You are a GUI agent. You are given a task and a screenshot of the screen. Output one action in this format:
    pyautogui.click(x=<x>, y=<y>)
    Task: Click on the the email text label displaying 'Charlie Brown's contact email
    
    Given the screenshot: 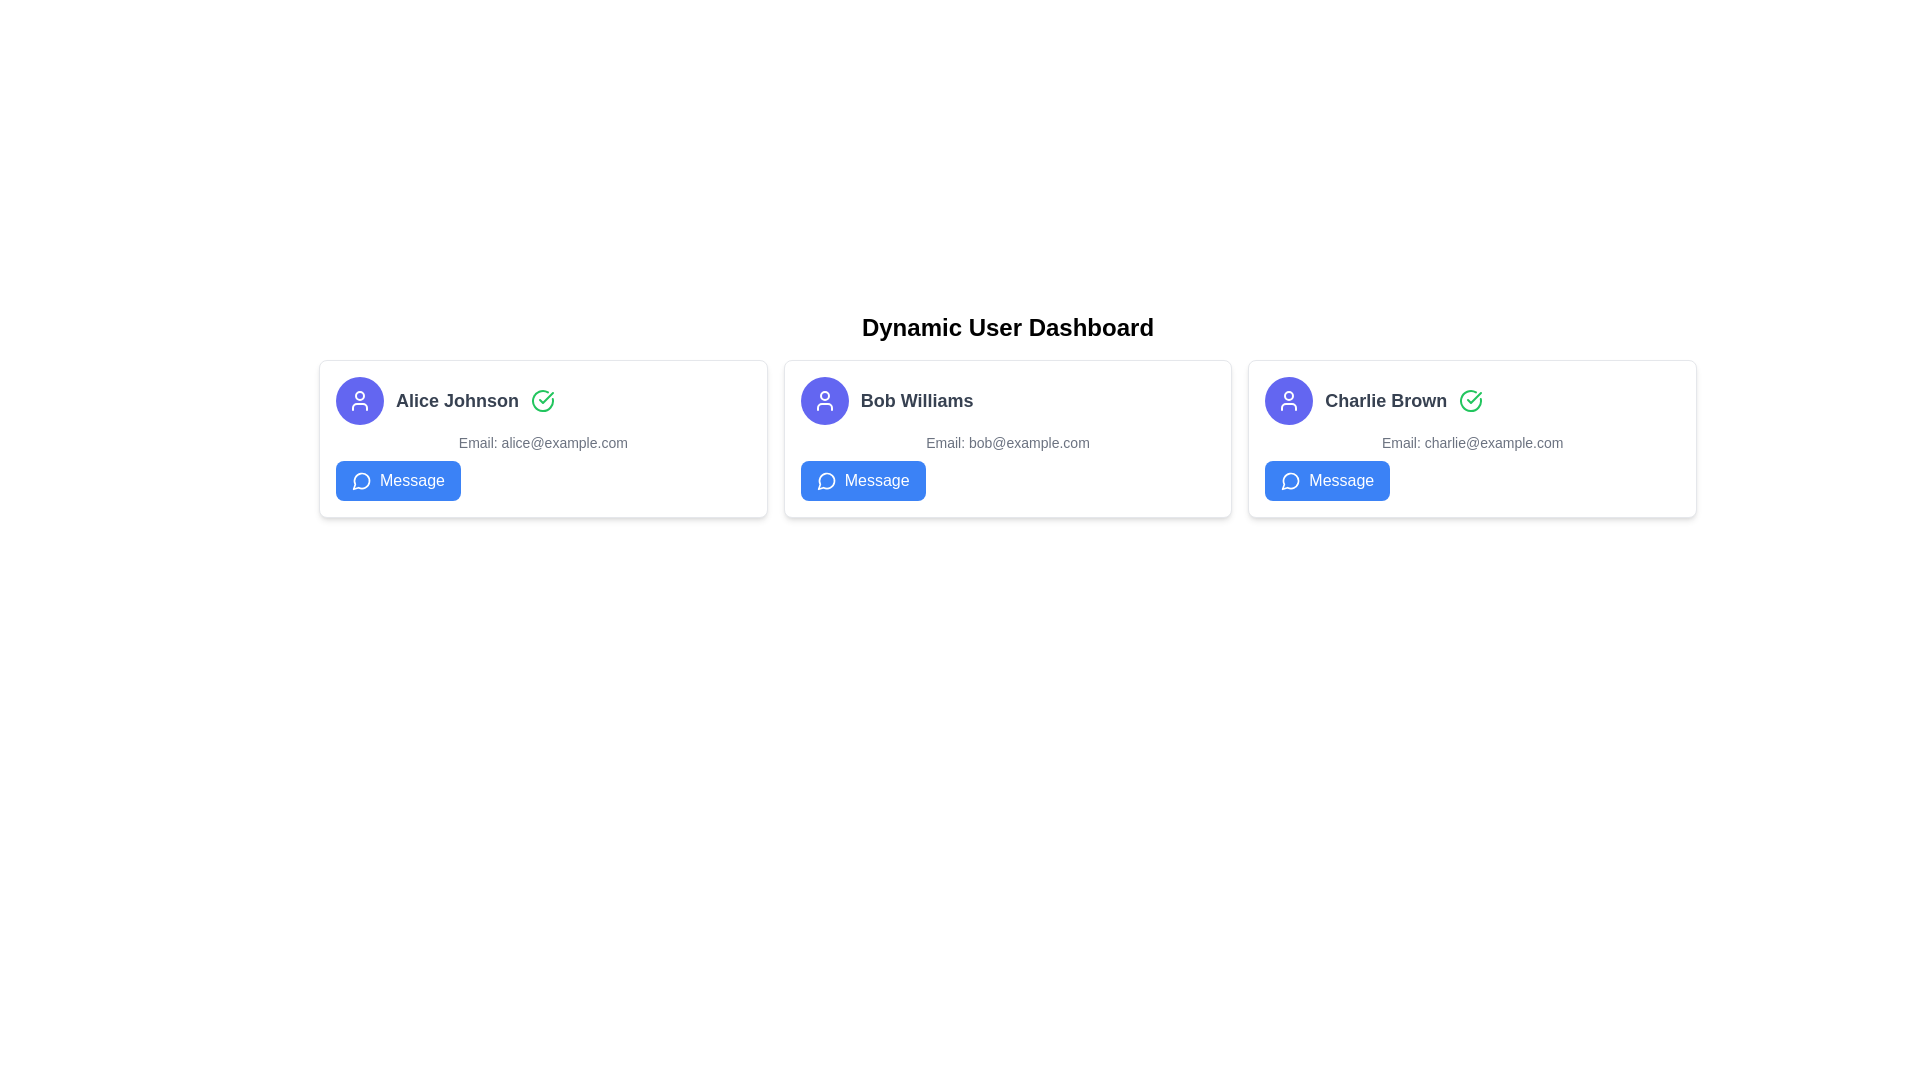 What is the action you would take?
    pyautogui.click(x=1472, y=442)
    